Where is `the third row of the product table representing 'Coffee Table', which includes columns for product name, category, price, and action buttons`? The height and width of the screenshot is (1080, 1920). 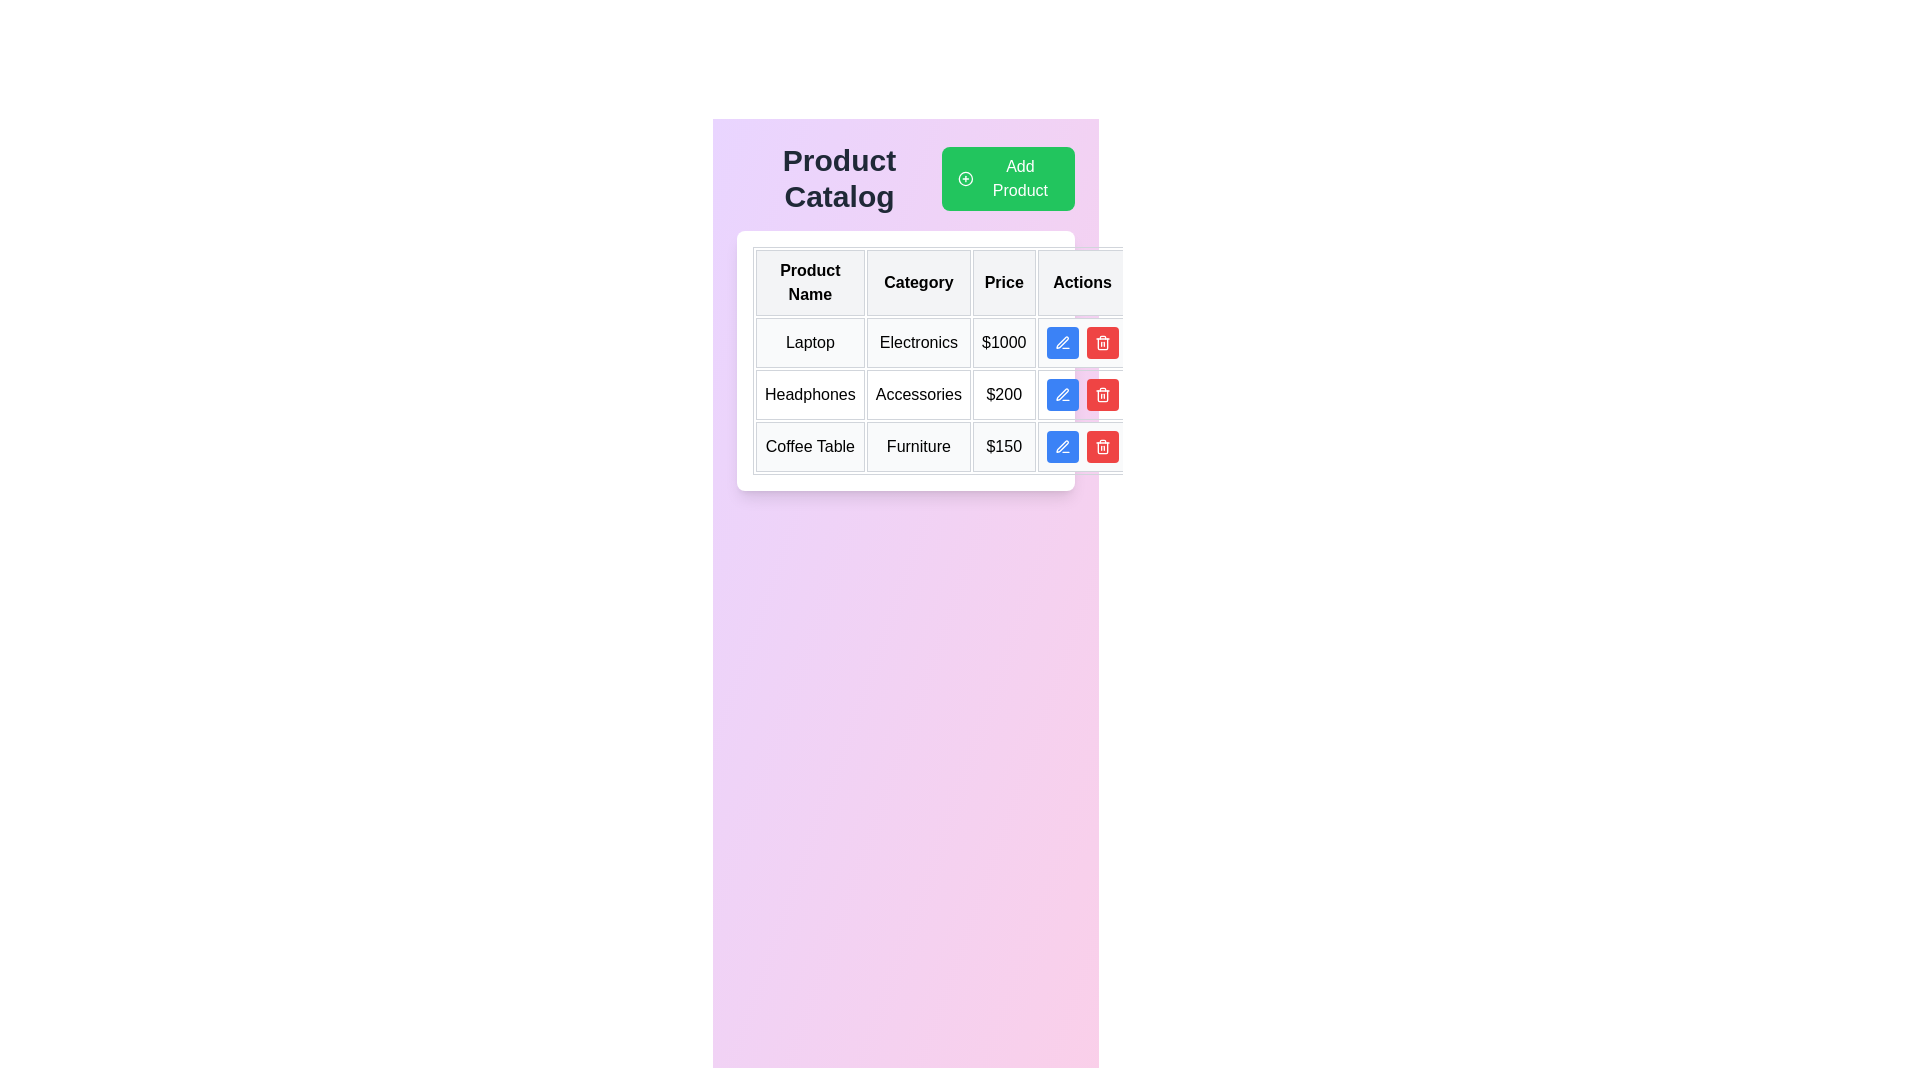
the third row of the product table representing 'Coffee Table', which includes columns for product name, category, price, and action buttons is located at coordinates (940, 446).